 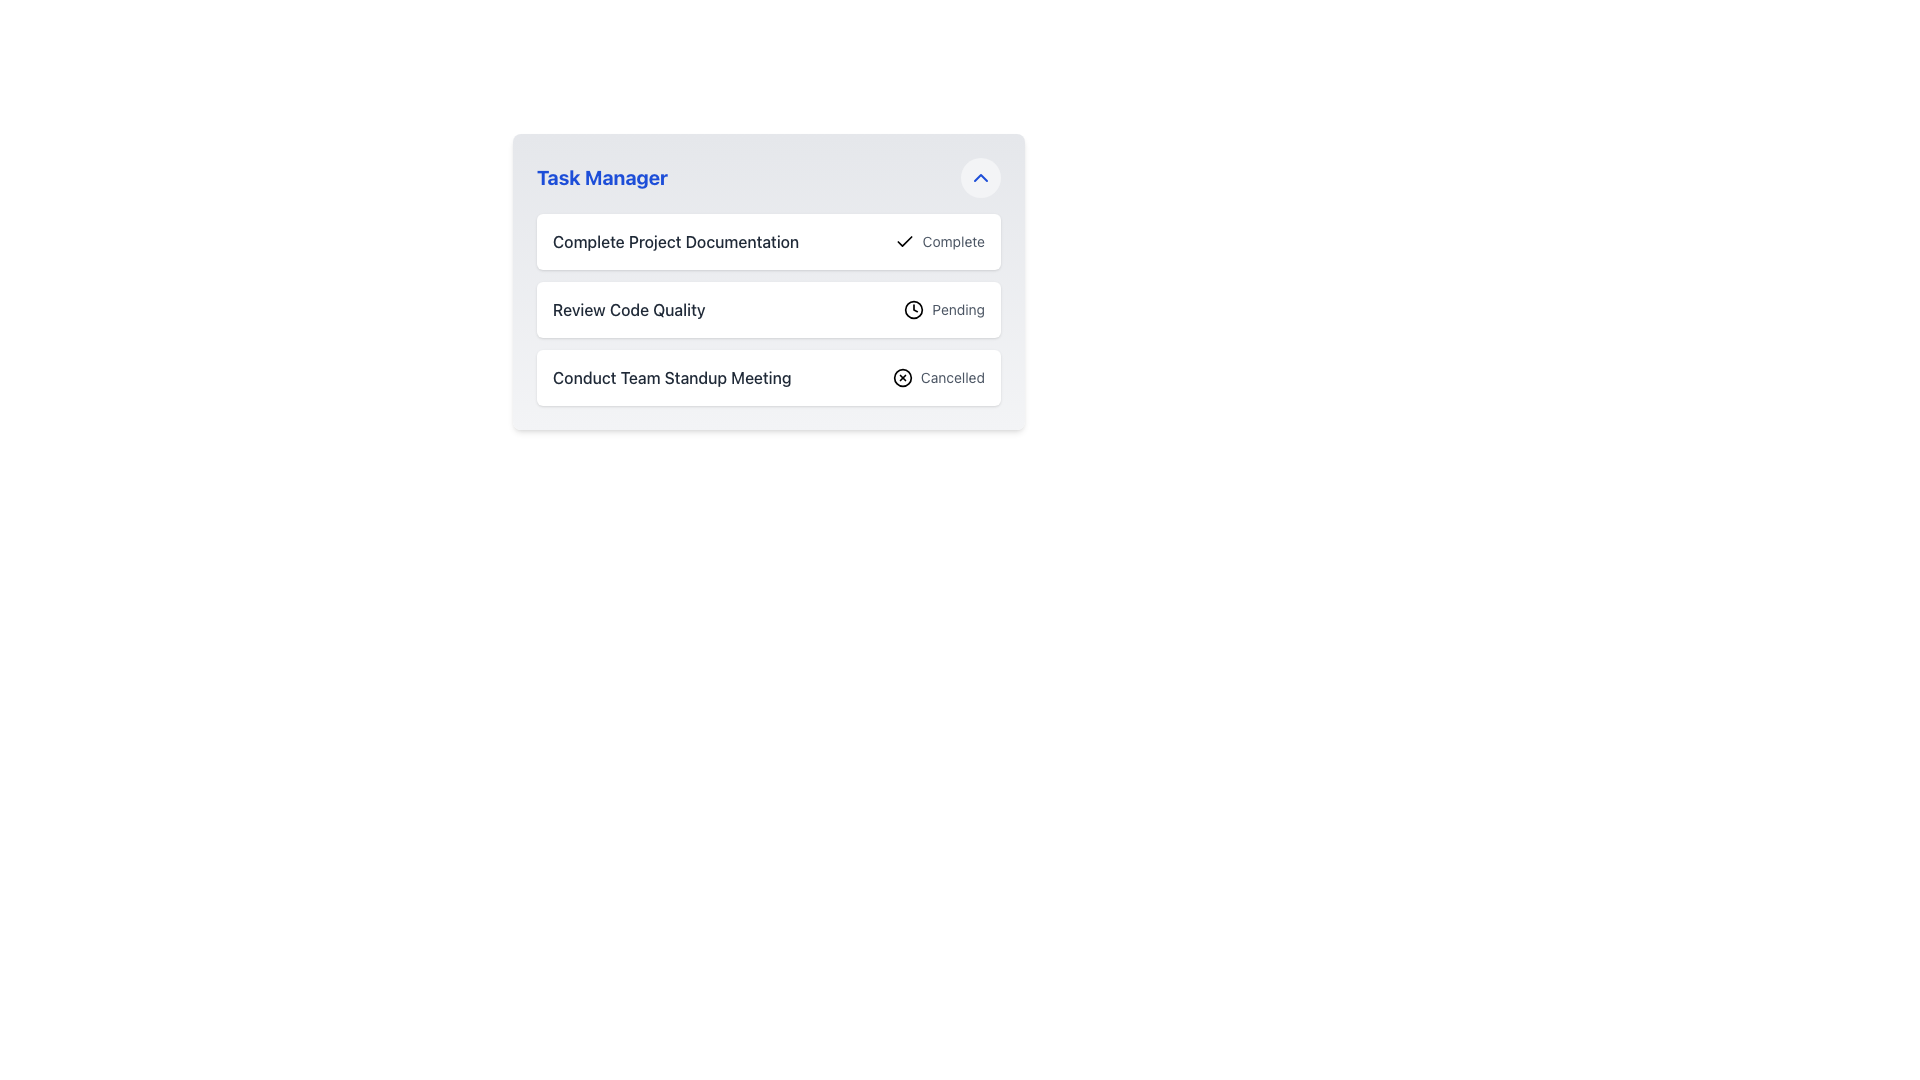 What do you see at coordinates (952, 241) in the screenshot?
I see `the text label indicating the completion status of the 'Complete Project Documentation' task, which is positioned in the topmost row of the task list and aligned to the right of the checkmark icon` at bounding box center [952, 241].